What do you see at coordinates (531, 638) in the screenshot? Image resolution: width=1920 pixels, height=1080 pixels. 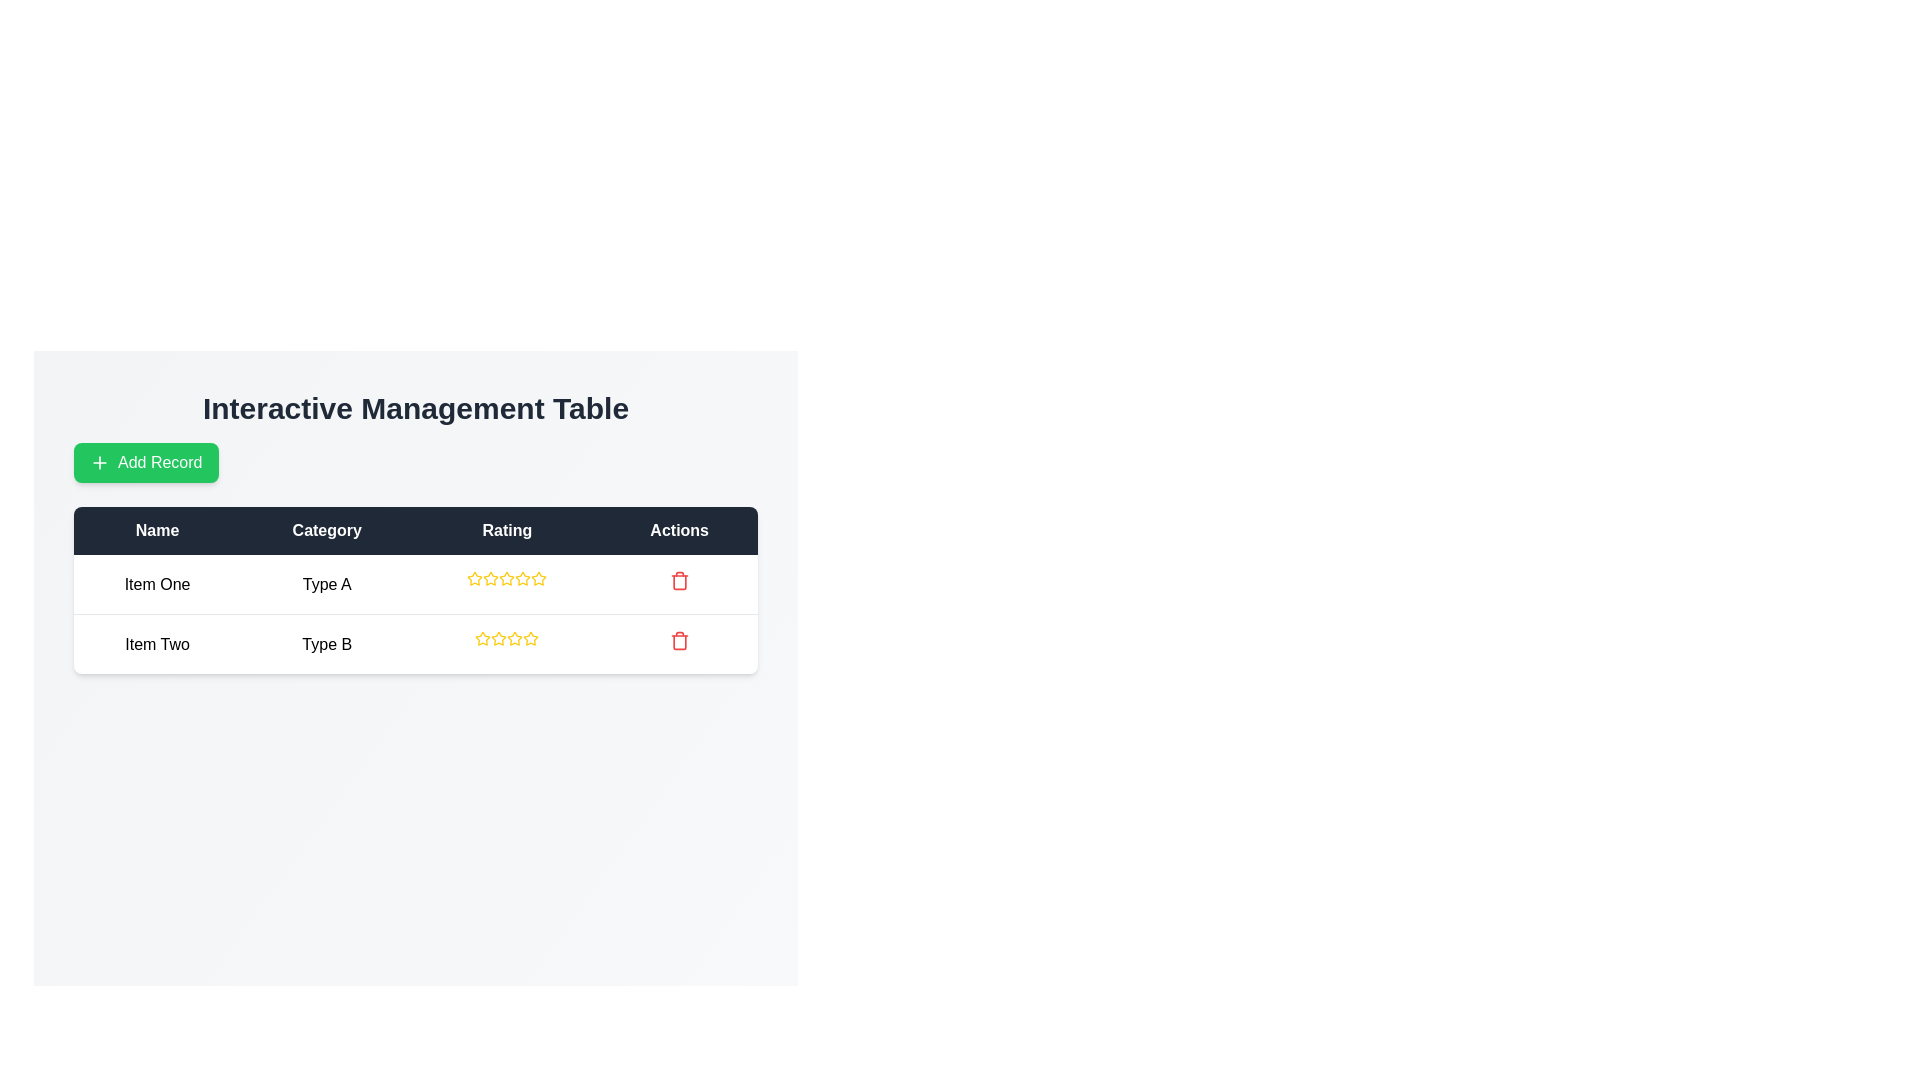 I see `the second filled star icon in the 'Rating' column of the table` at bounding box center [531, 638].